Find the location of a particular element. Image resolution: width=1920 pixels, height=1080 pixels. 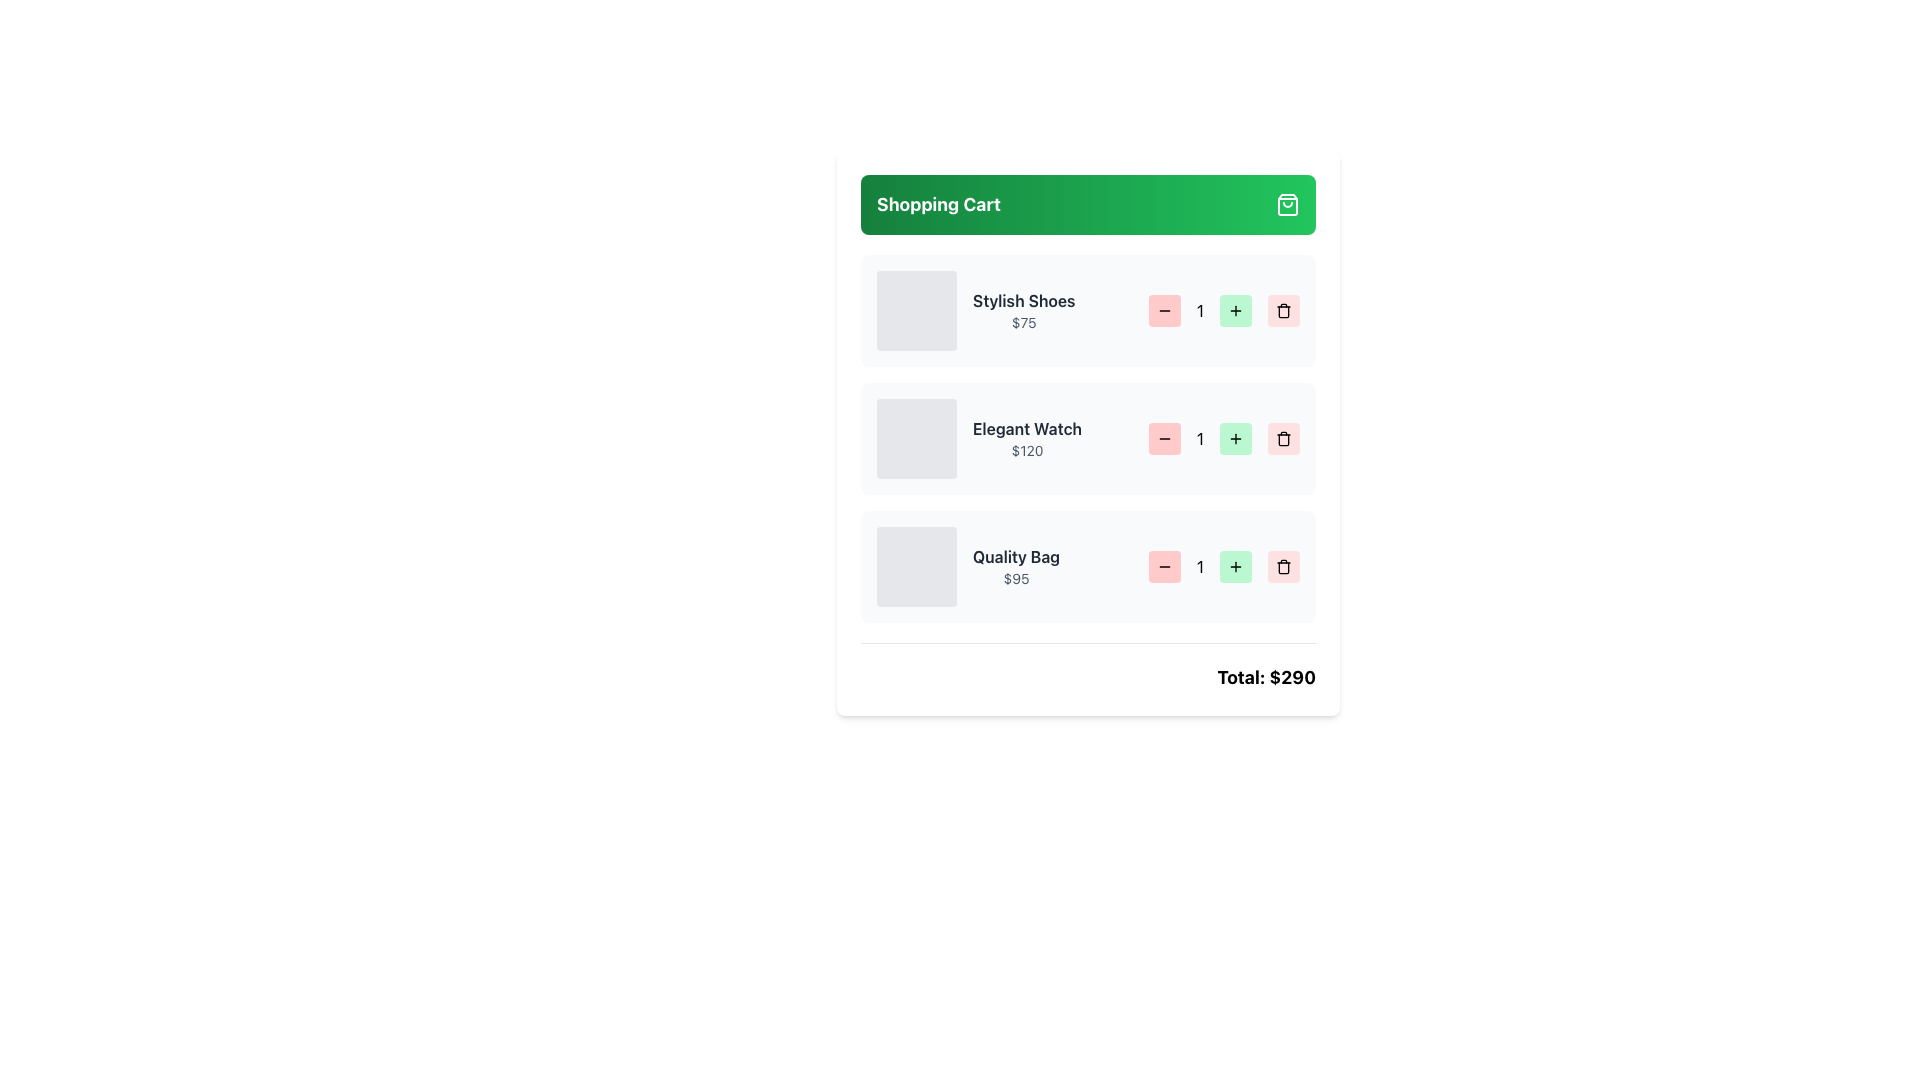

the minus icon within the button in the 'Quality Bag' section of the shopping cart interface, which has a light red background and is styled with a minimalistic stroke is located at coordinates (1164, 567).